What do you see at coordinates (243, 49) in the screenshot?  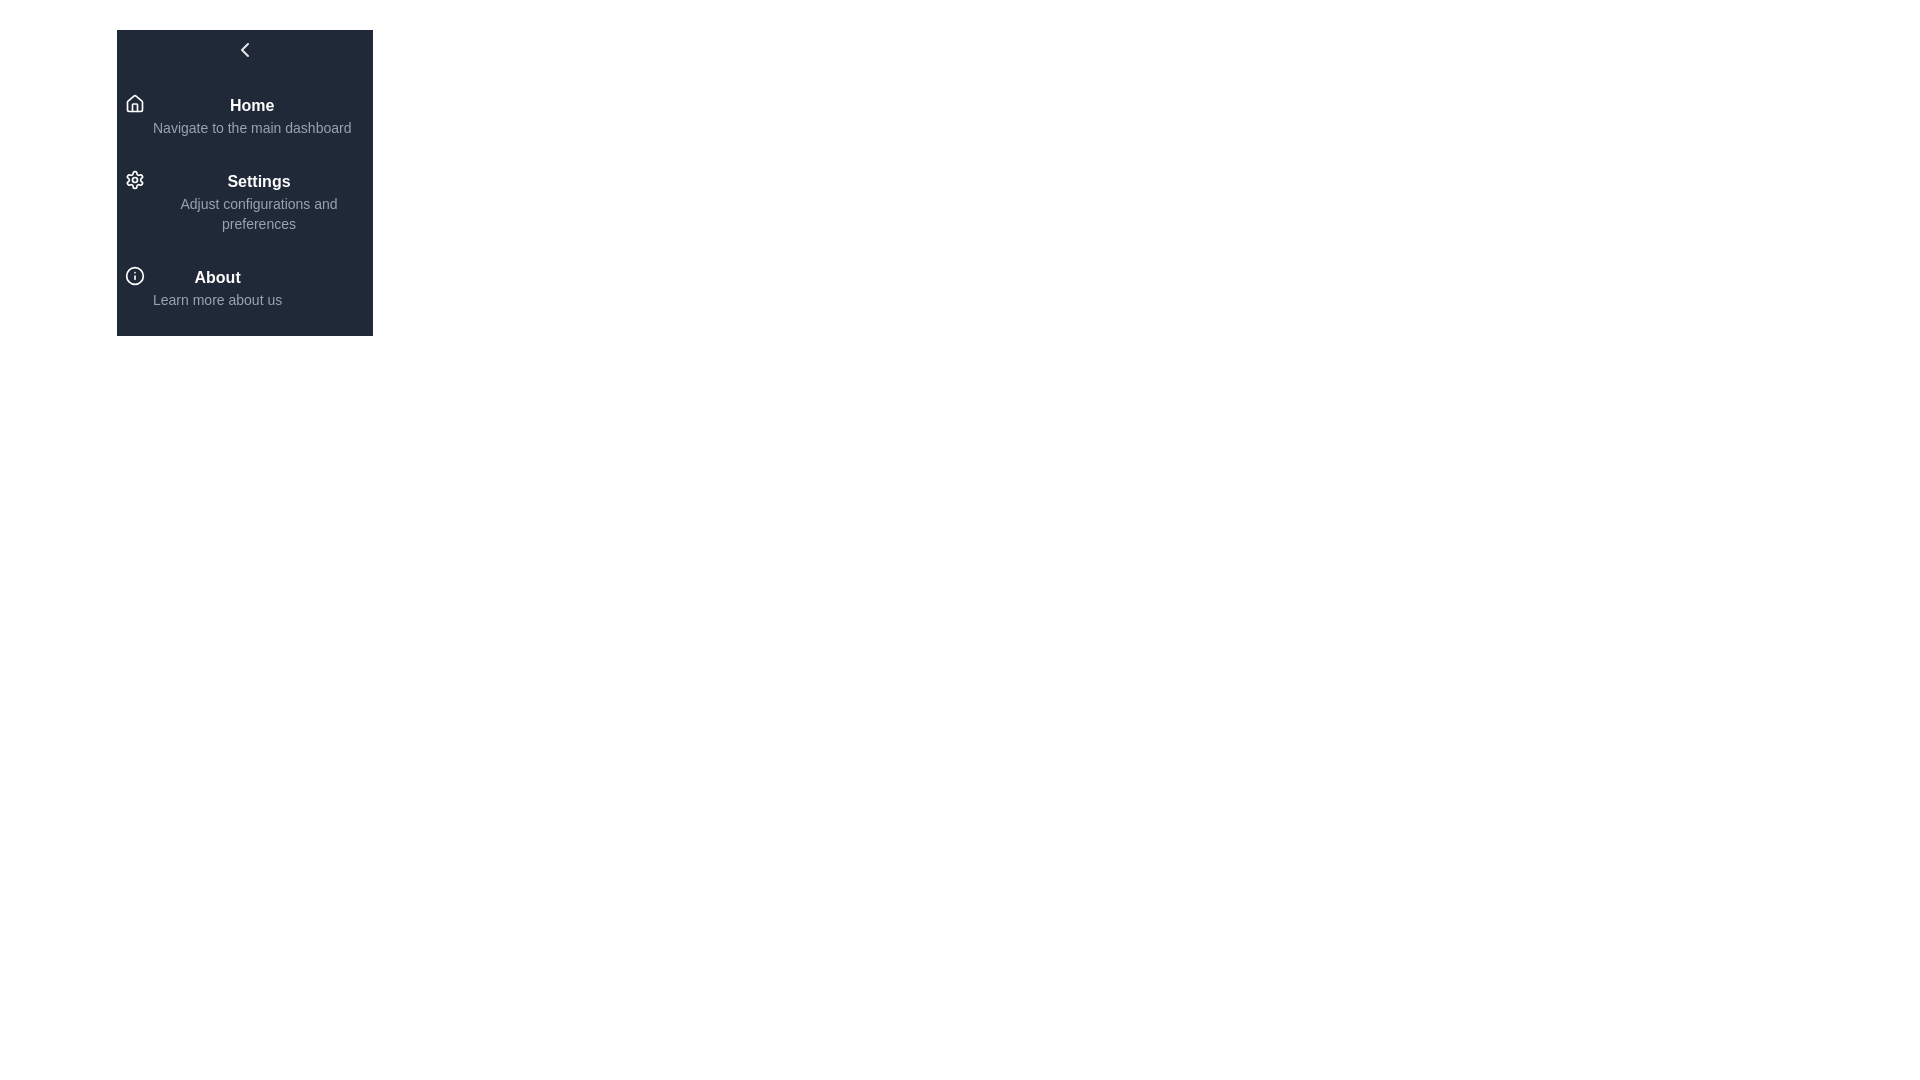 I see `toggle button at the top of the sidebar to open or close the menu` at bounding box center [243, 49].